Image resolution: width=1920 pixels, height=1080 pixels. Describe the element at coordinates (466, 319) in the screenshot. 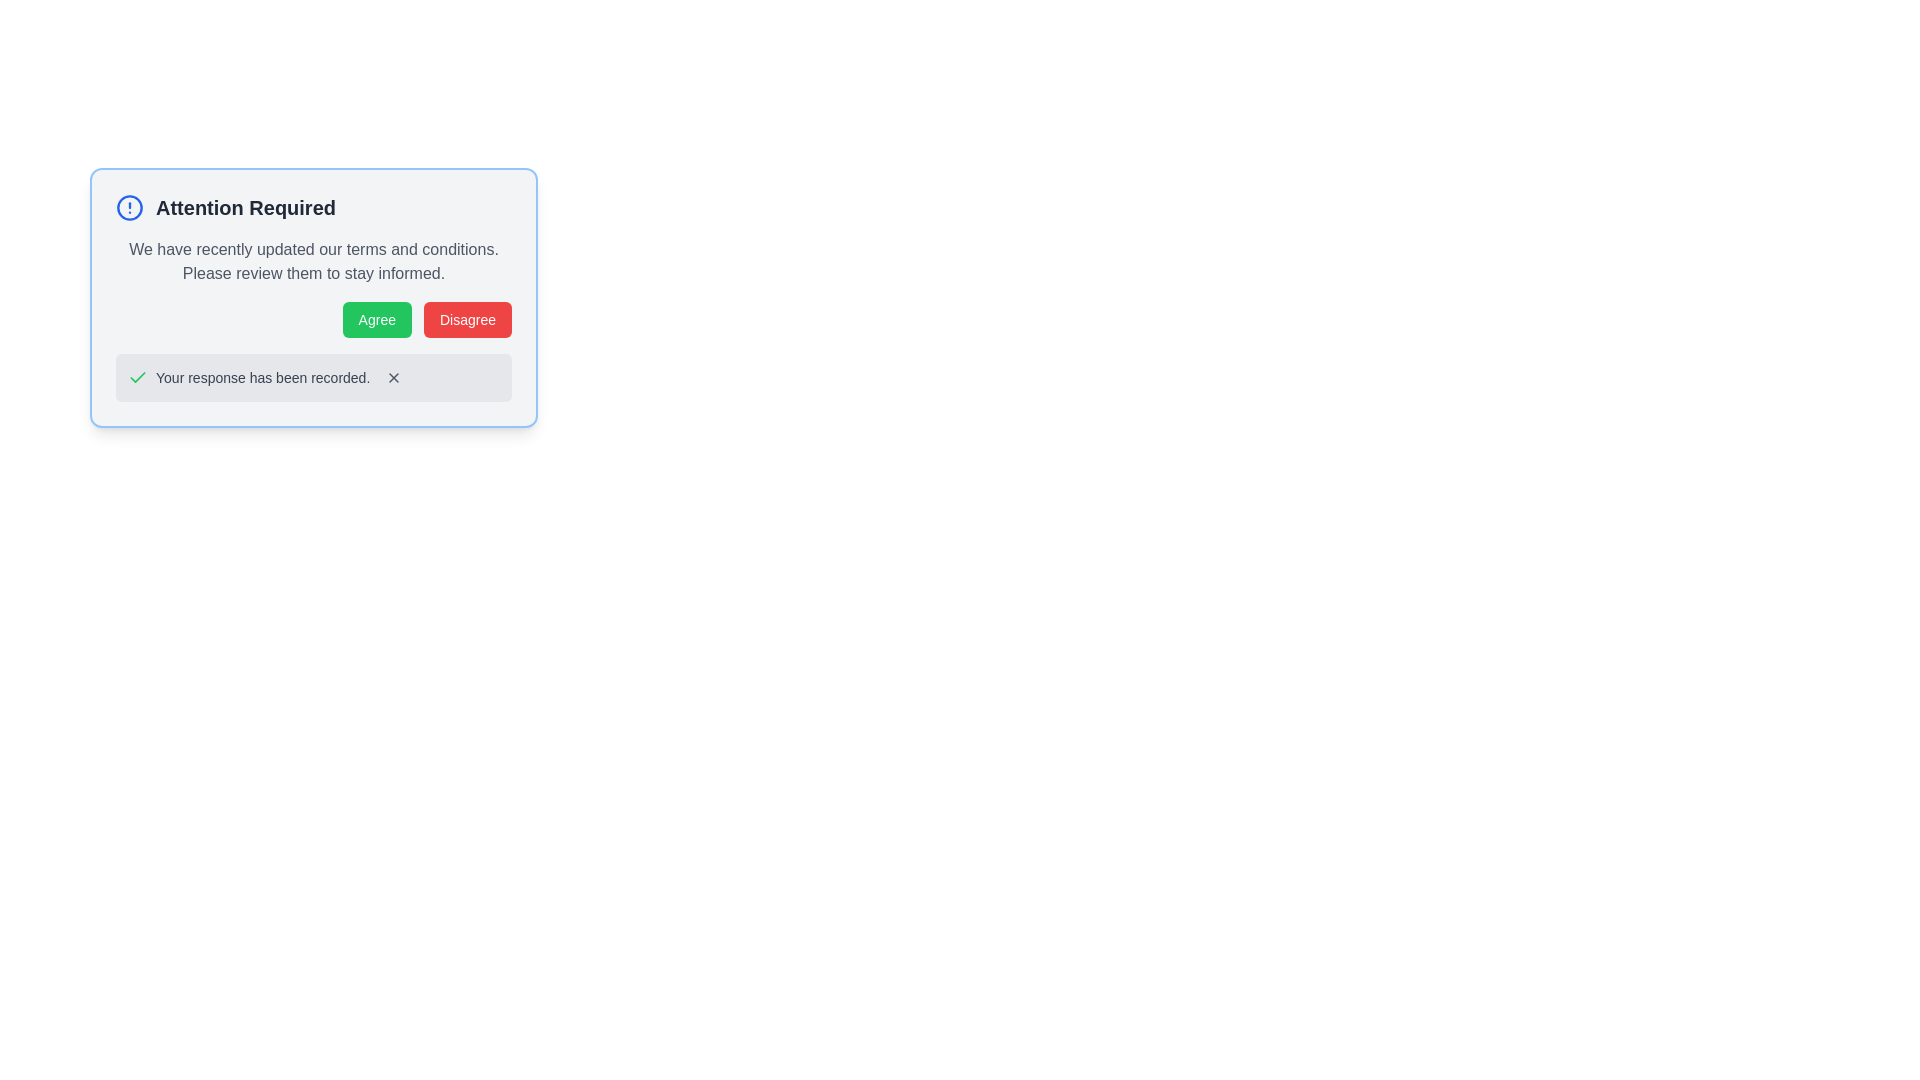

I see `the disagreement button located to the right of the 'Agree' button in the confirmation dialog` at that location.